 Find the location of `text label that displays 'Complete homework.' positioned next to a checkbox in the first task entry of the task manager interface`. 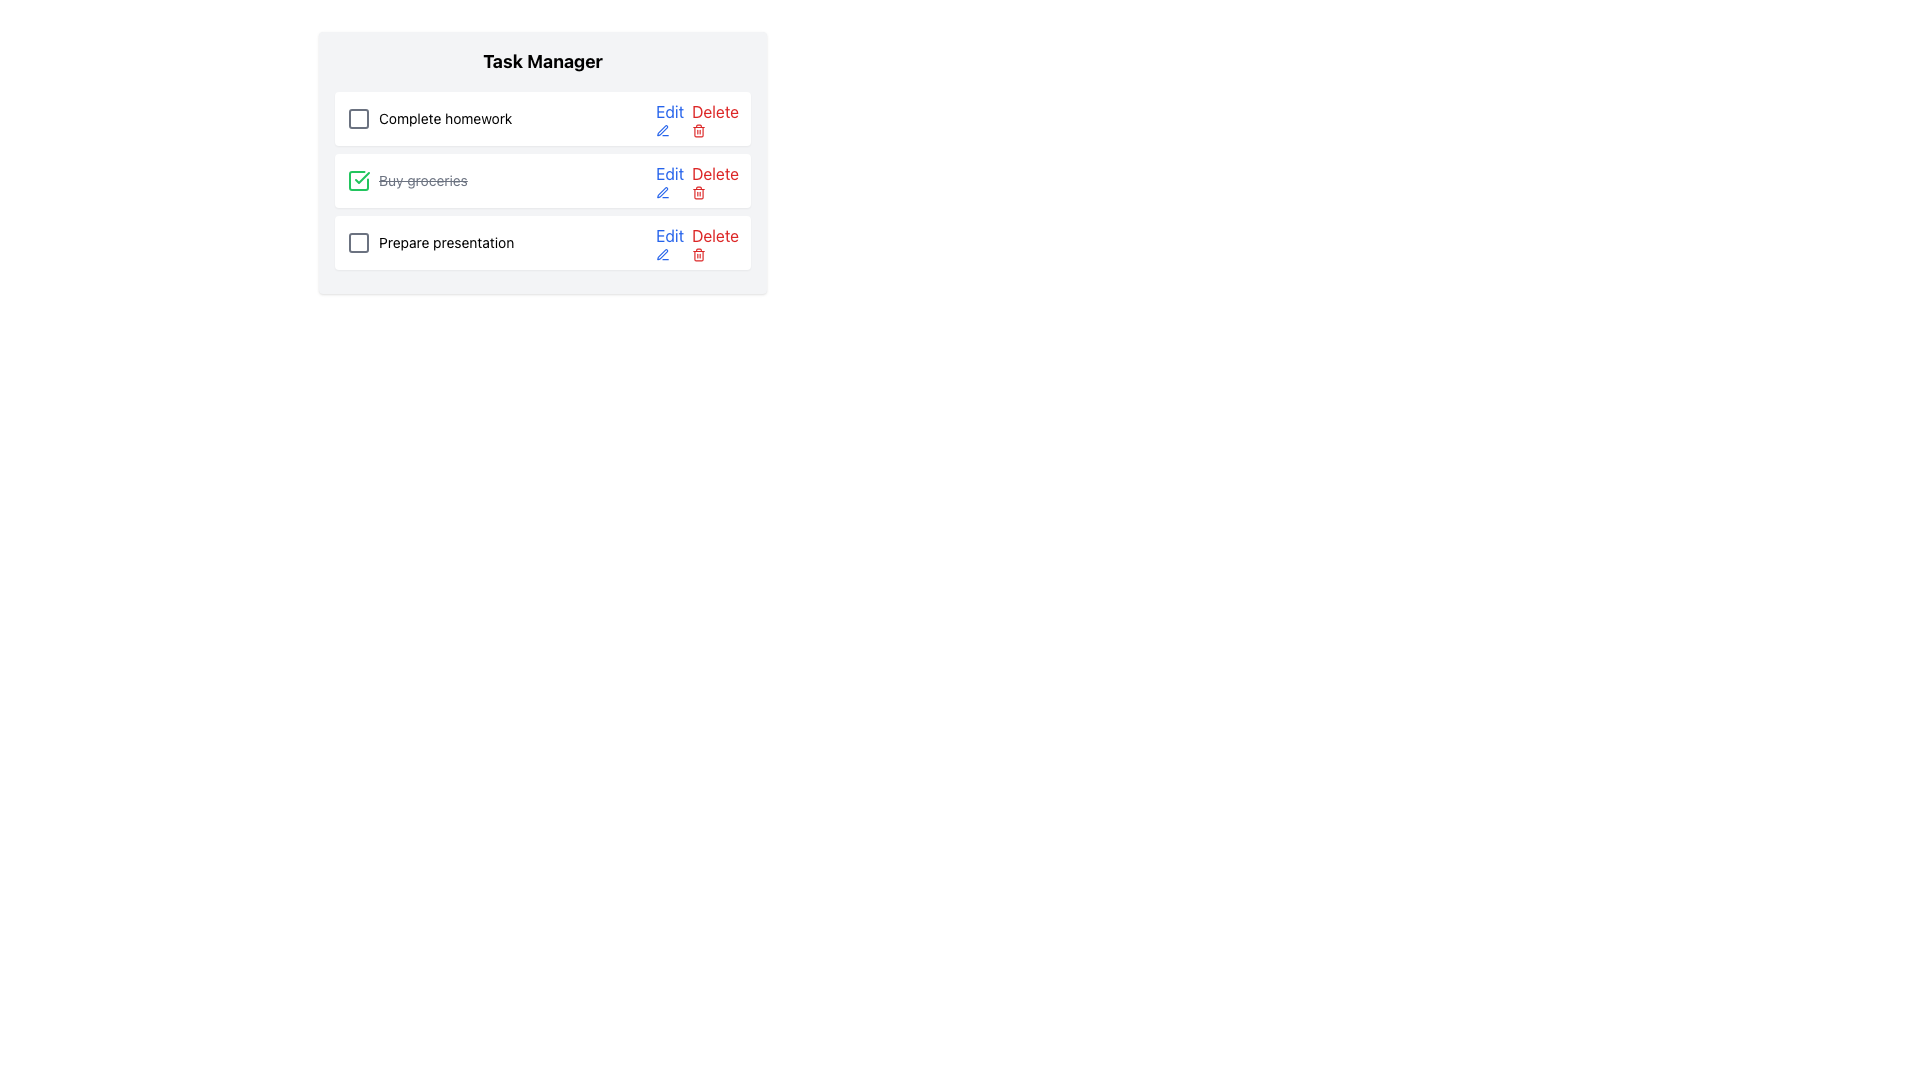

text label that displays 'Complete homework.' positioned next to a checkbox in the first task entry of the task manager interface is located at coordinates (444, 119).